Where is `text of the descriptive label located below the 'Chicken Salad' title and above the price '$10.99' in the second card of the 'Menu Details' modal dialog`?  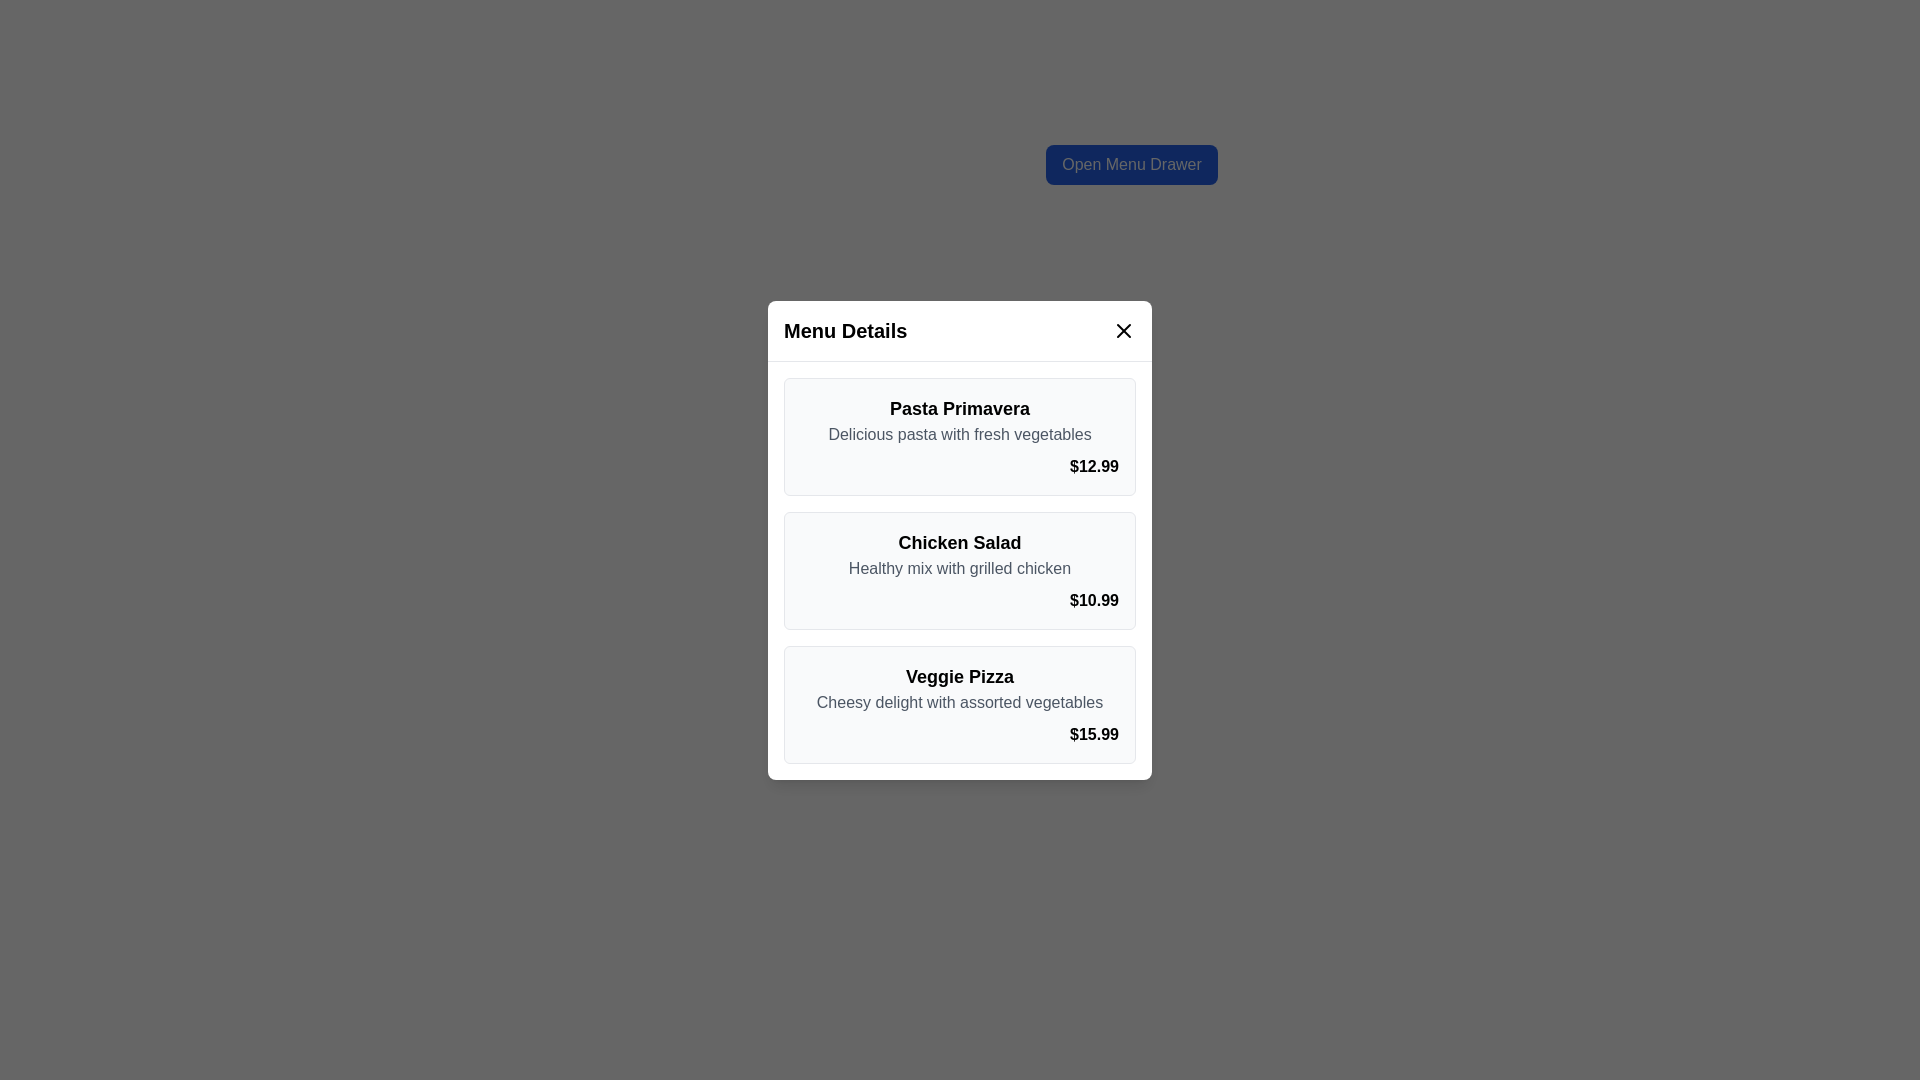
text of the descriptive label located below the 'Chicken Salad' title and above the price '$10.99' in the second card of the 'Menu Details' modal dialog is located at coordinates (960, 568).